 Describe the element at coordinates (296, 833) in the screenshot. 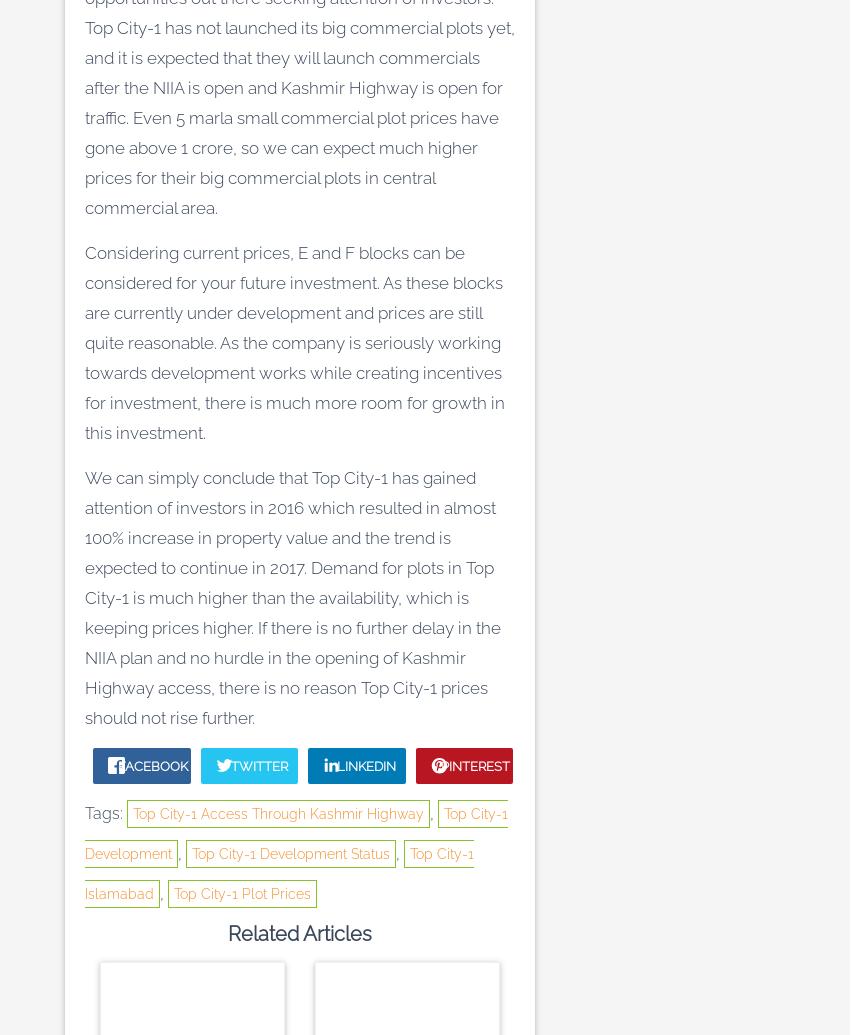

I see `'Top City-1 Development'` at that location.